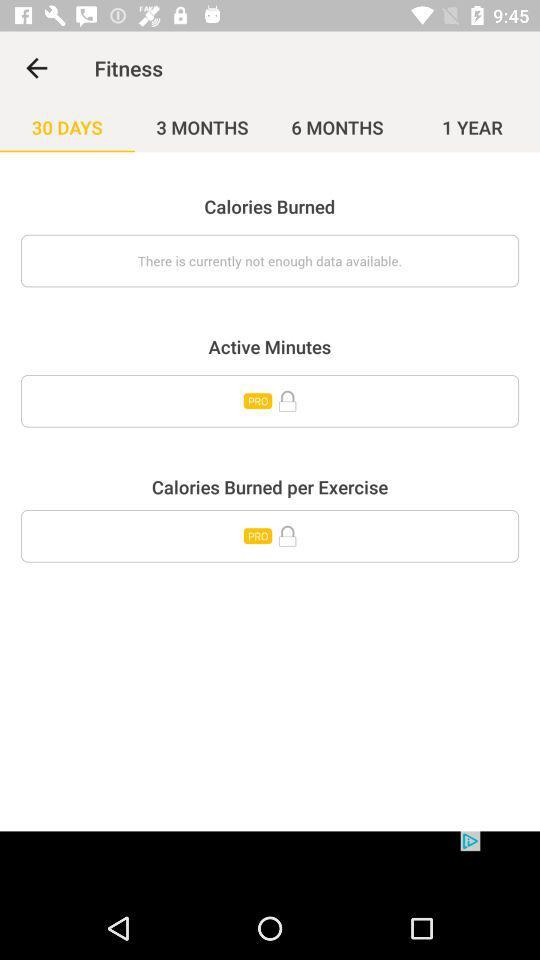 The width and height of the screenshot is (540, 960). Describe the element at coordinates (270, 400) in the screenshot. I see `unlock pro` at that location.